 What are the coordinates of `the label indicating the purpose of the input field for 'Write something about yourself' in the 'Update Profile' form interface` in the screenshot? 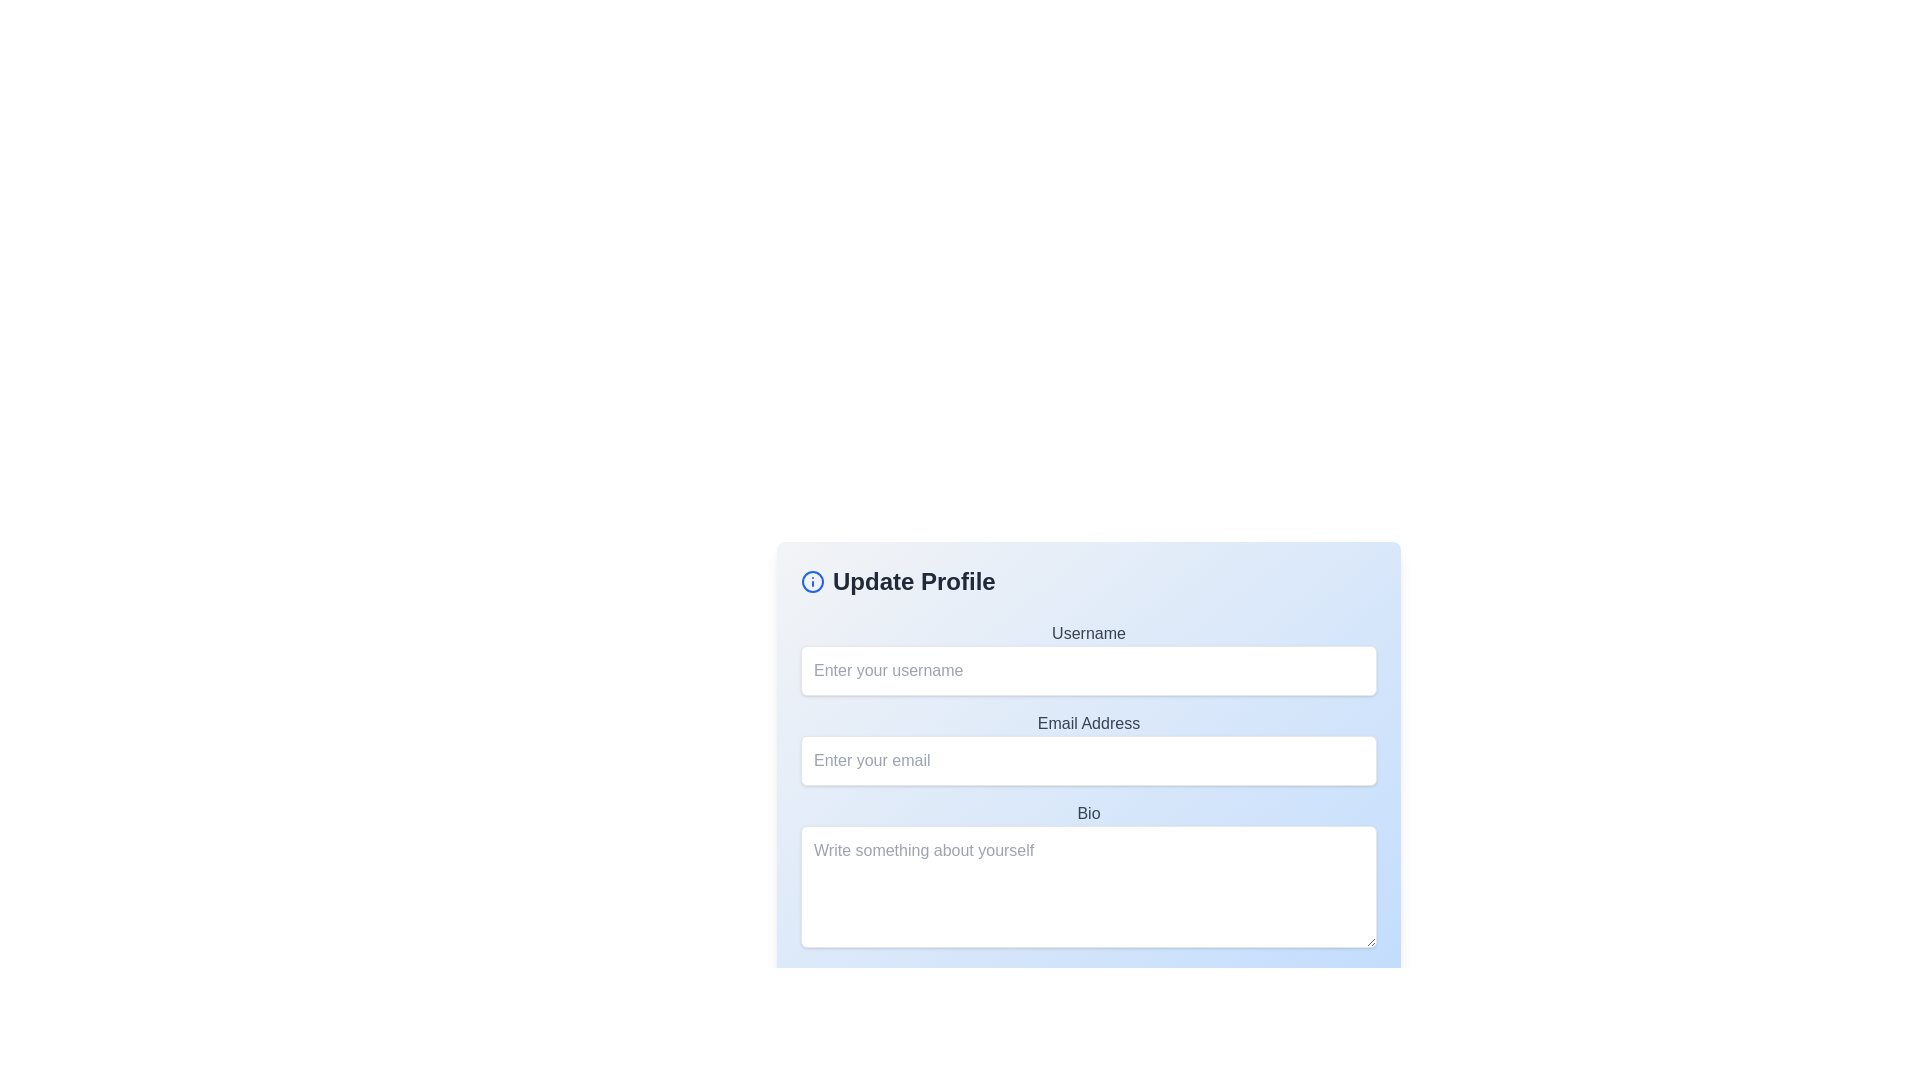 It's located at (1088, 813).